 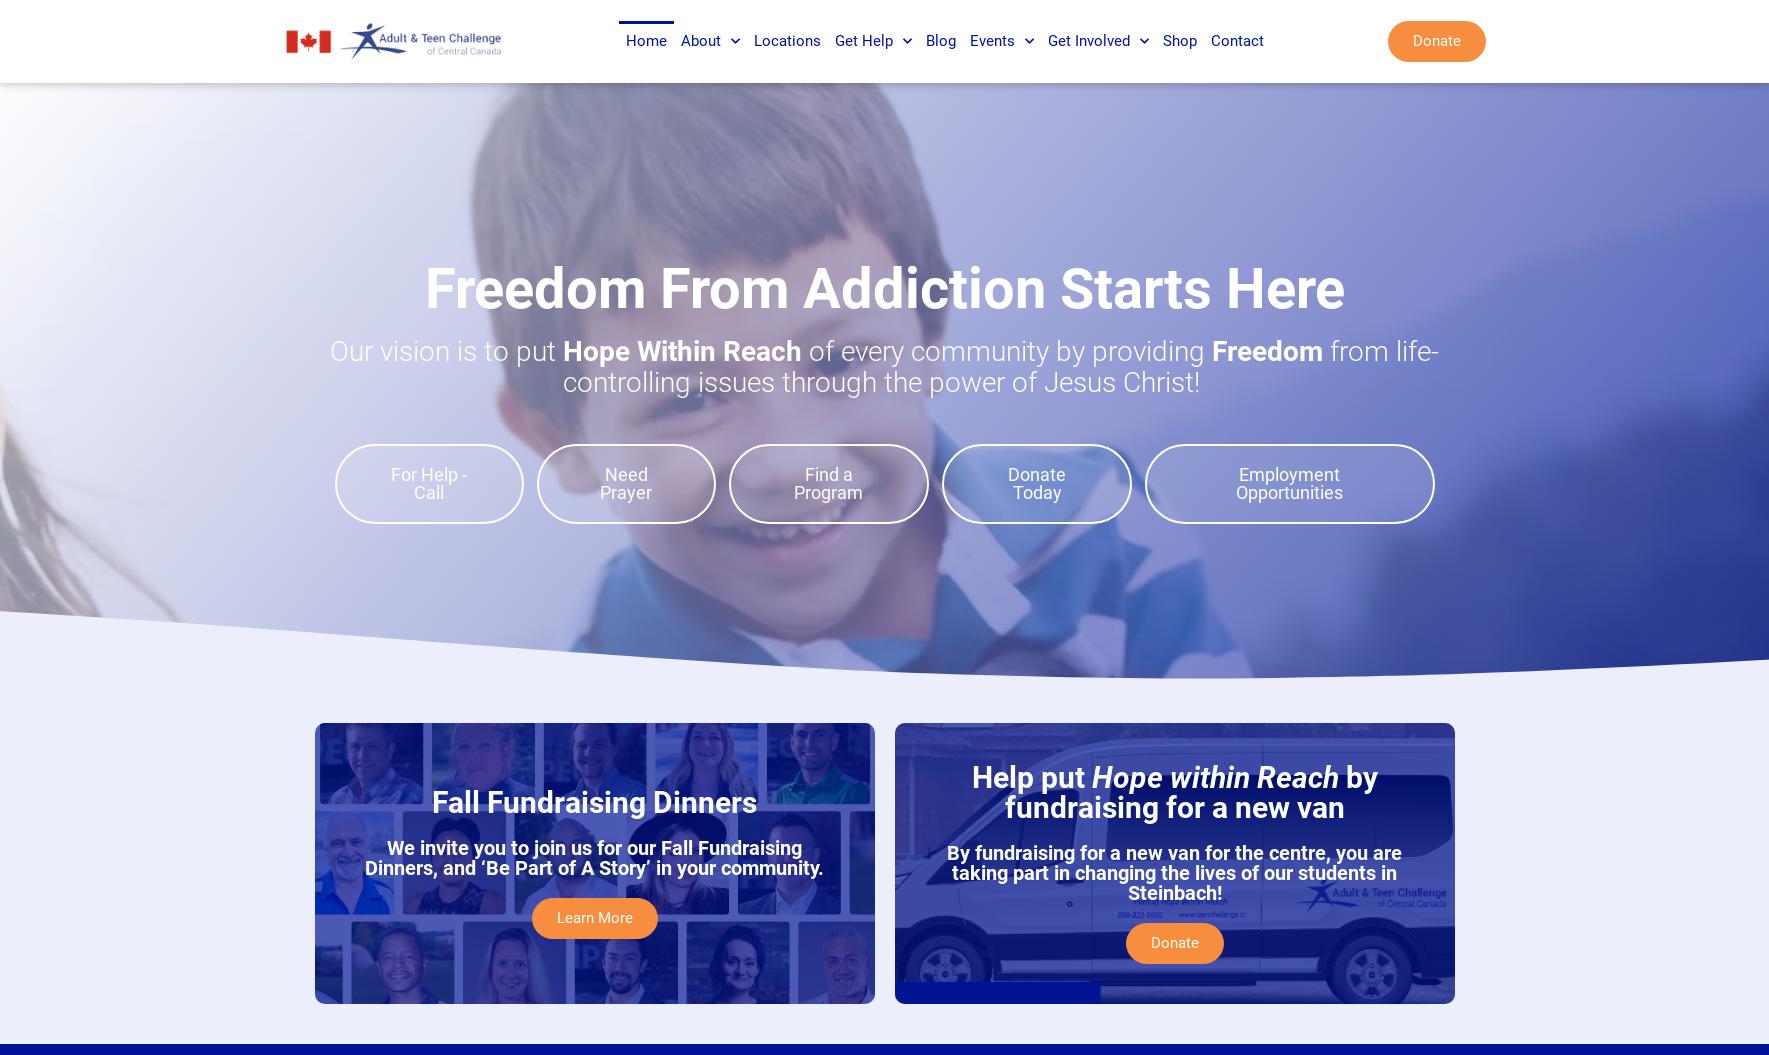 What do you see at coordinates (882, 288) in the screenshot?
I see `'Freedom From Addiction Starts Here'` at bounding box center [882, 288].